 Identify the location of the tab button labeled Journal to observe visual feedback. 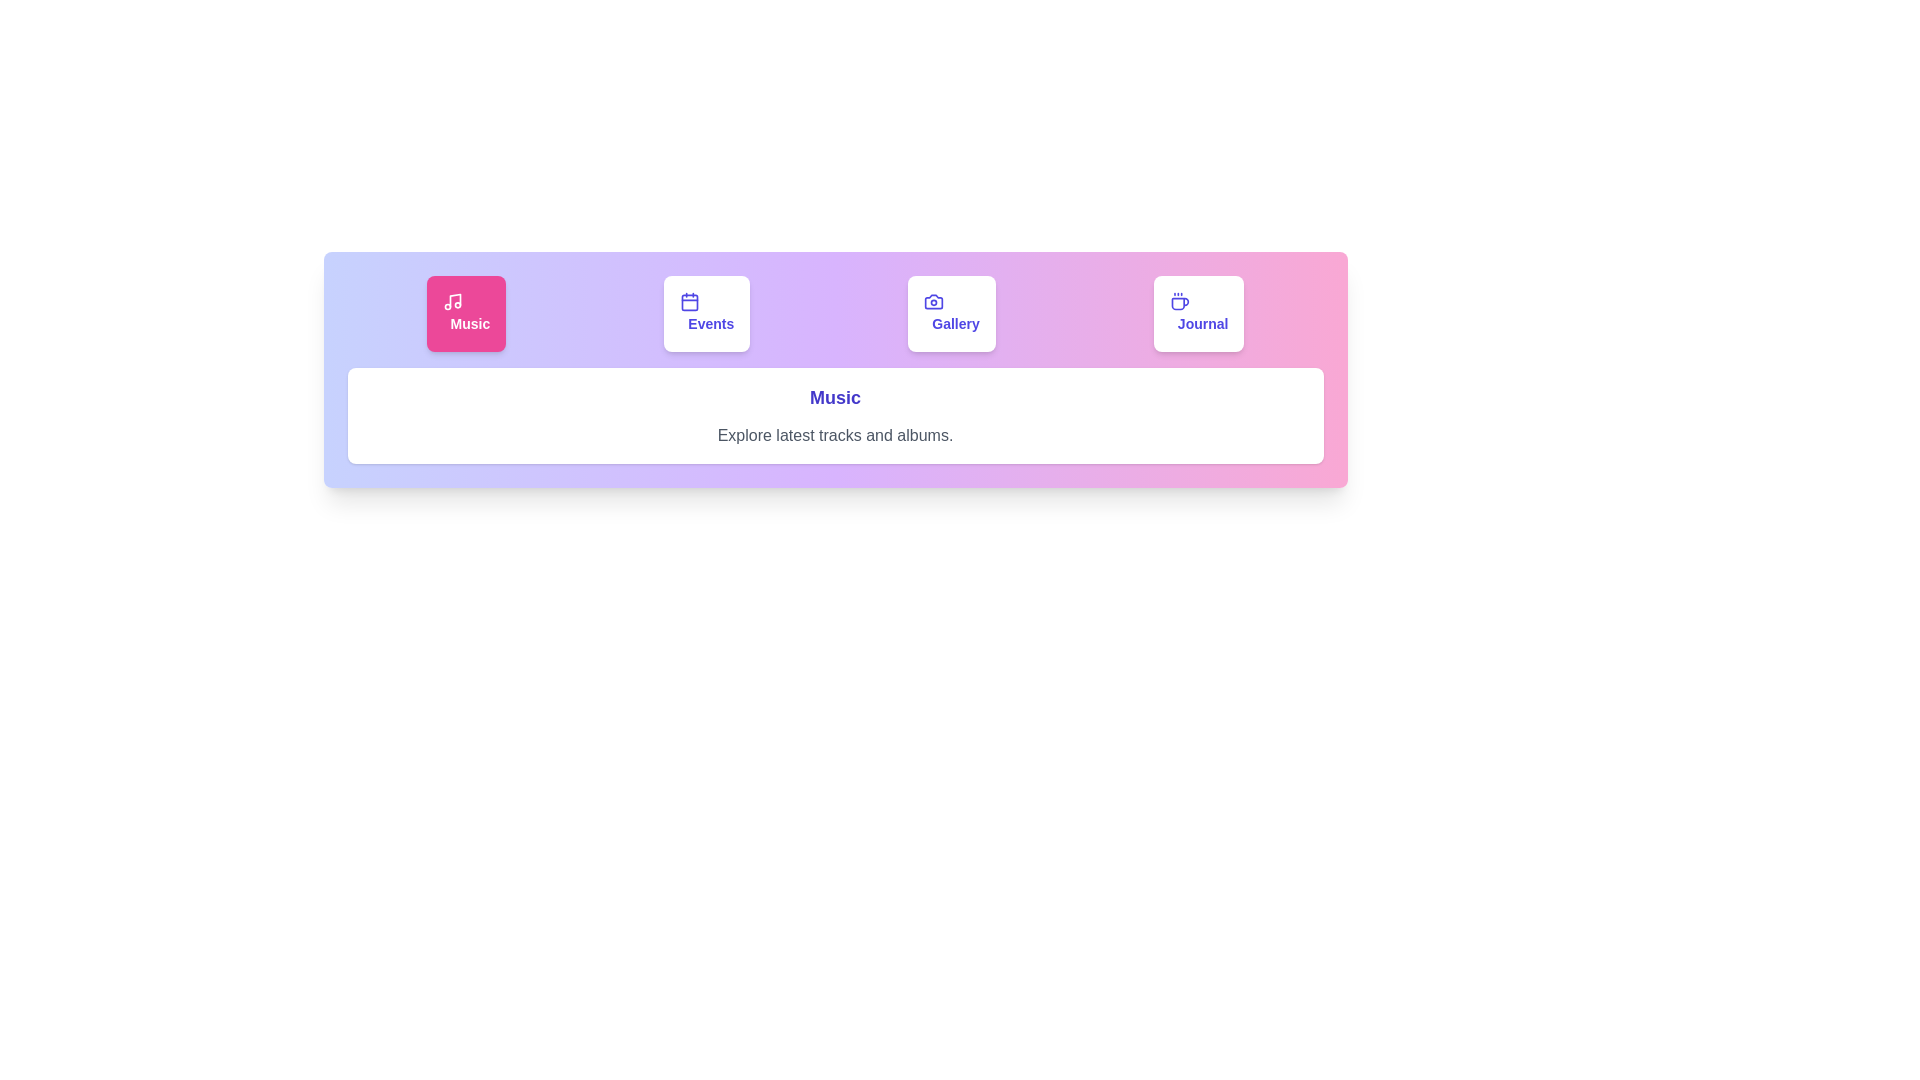
(1199, 313).